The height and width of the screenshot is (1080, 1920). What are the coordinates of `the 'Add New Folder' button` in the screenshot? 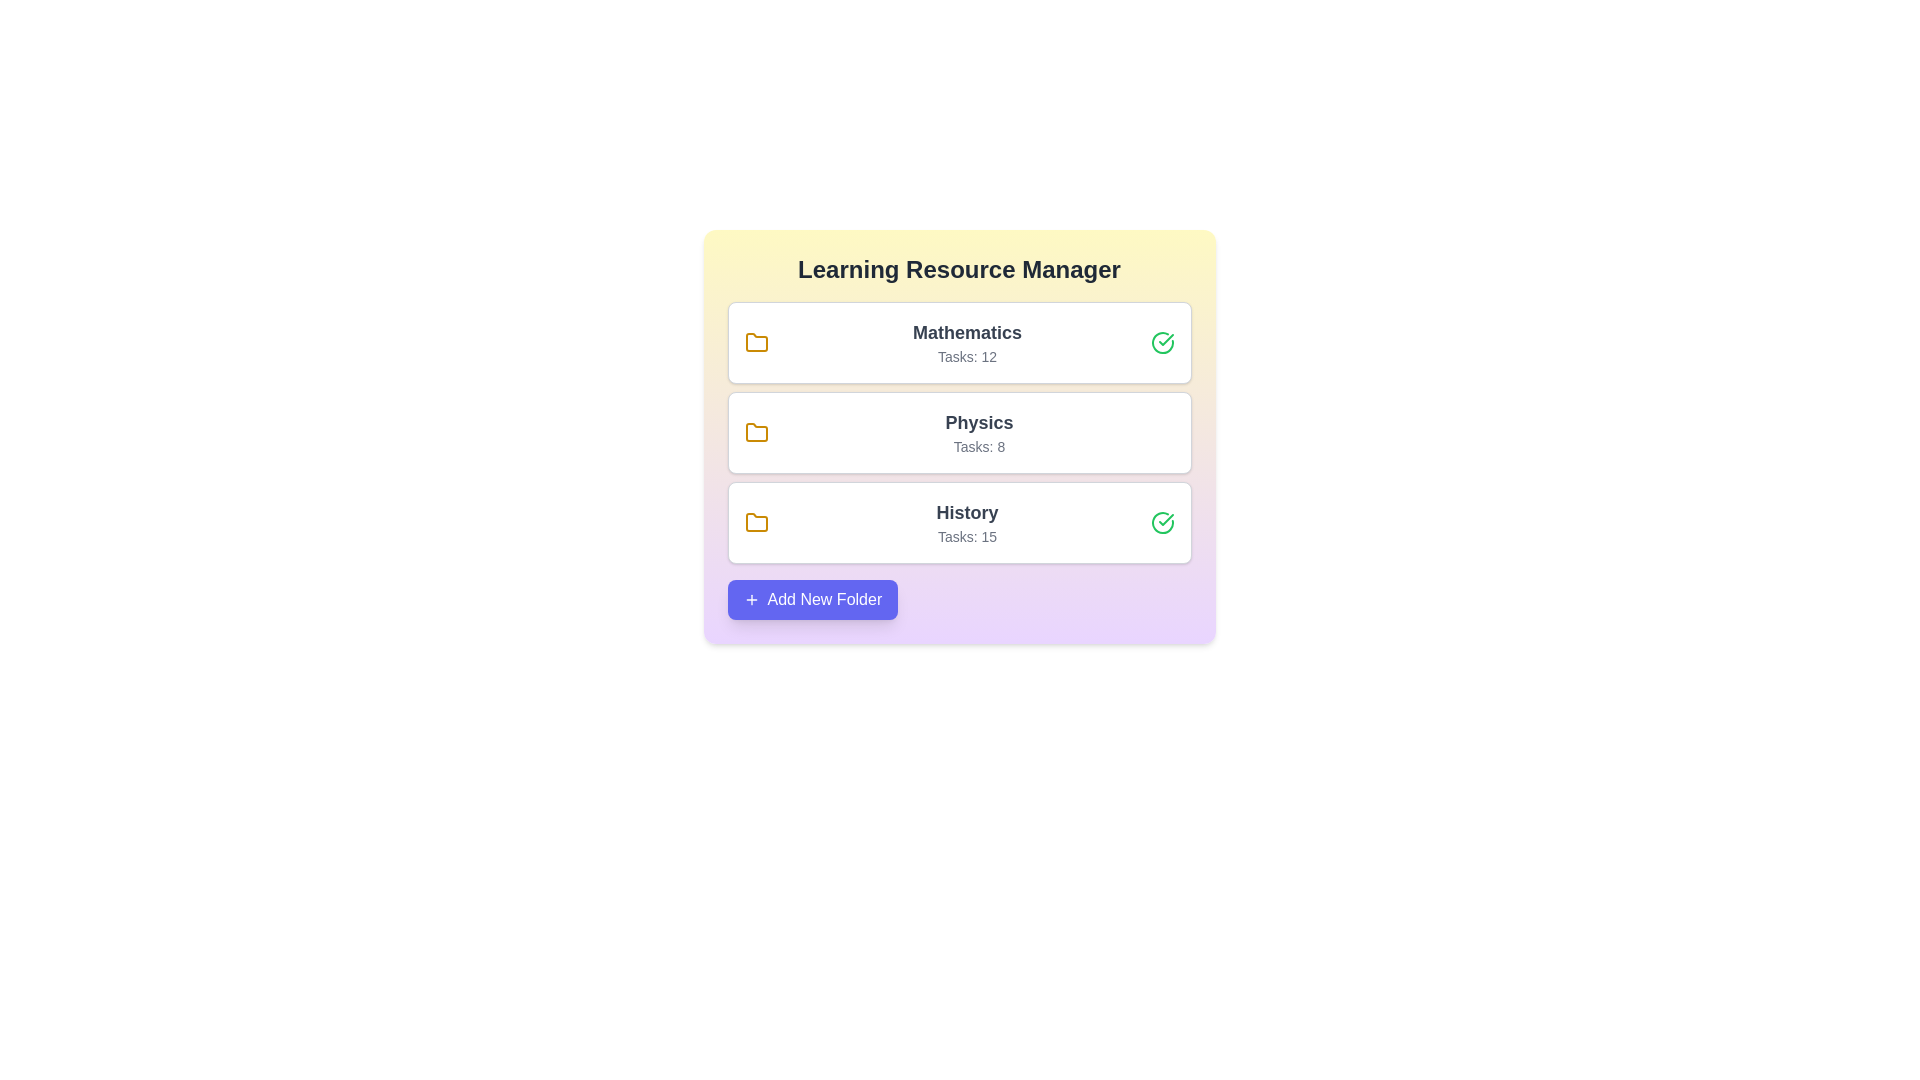 It's located at (812, 599).